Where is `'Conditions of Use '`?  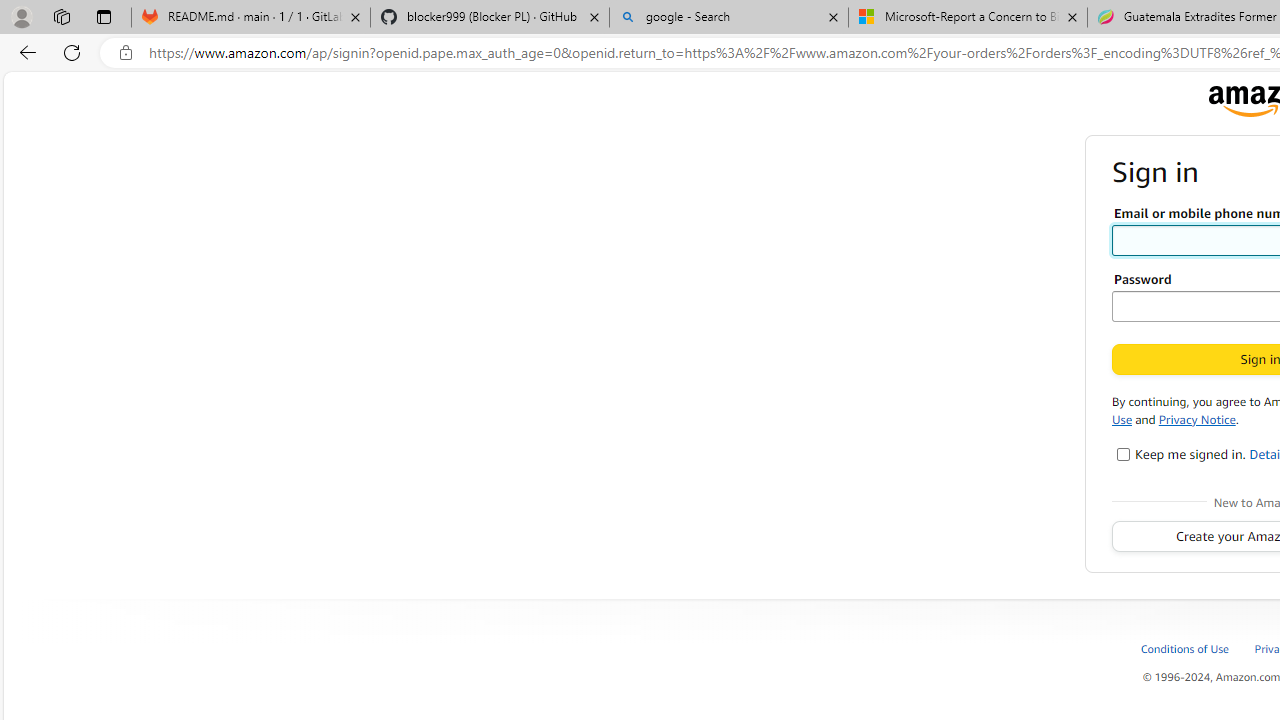
'Conditions of Use ' is located at coordinates (1196, 648).